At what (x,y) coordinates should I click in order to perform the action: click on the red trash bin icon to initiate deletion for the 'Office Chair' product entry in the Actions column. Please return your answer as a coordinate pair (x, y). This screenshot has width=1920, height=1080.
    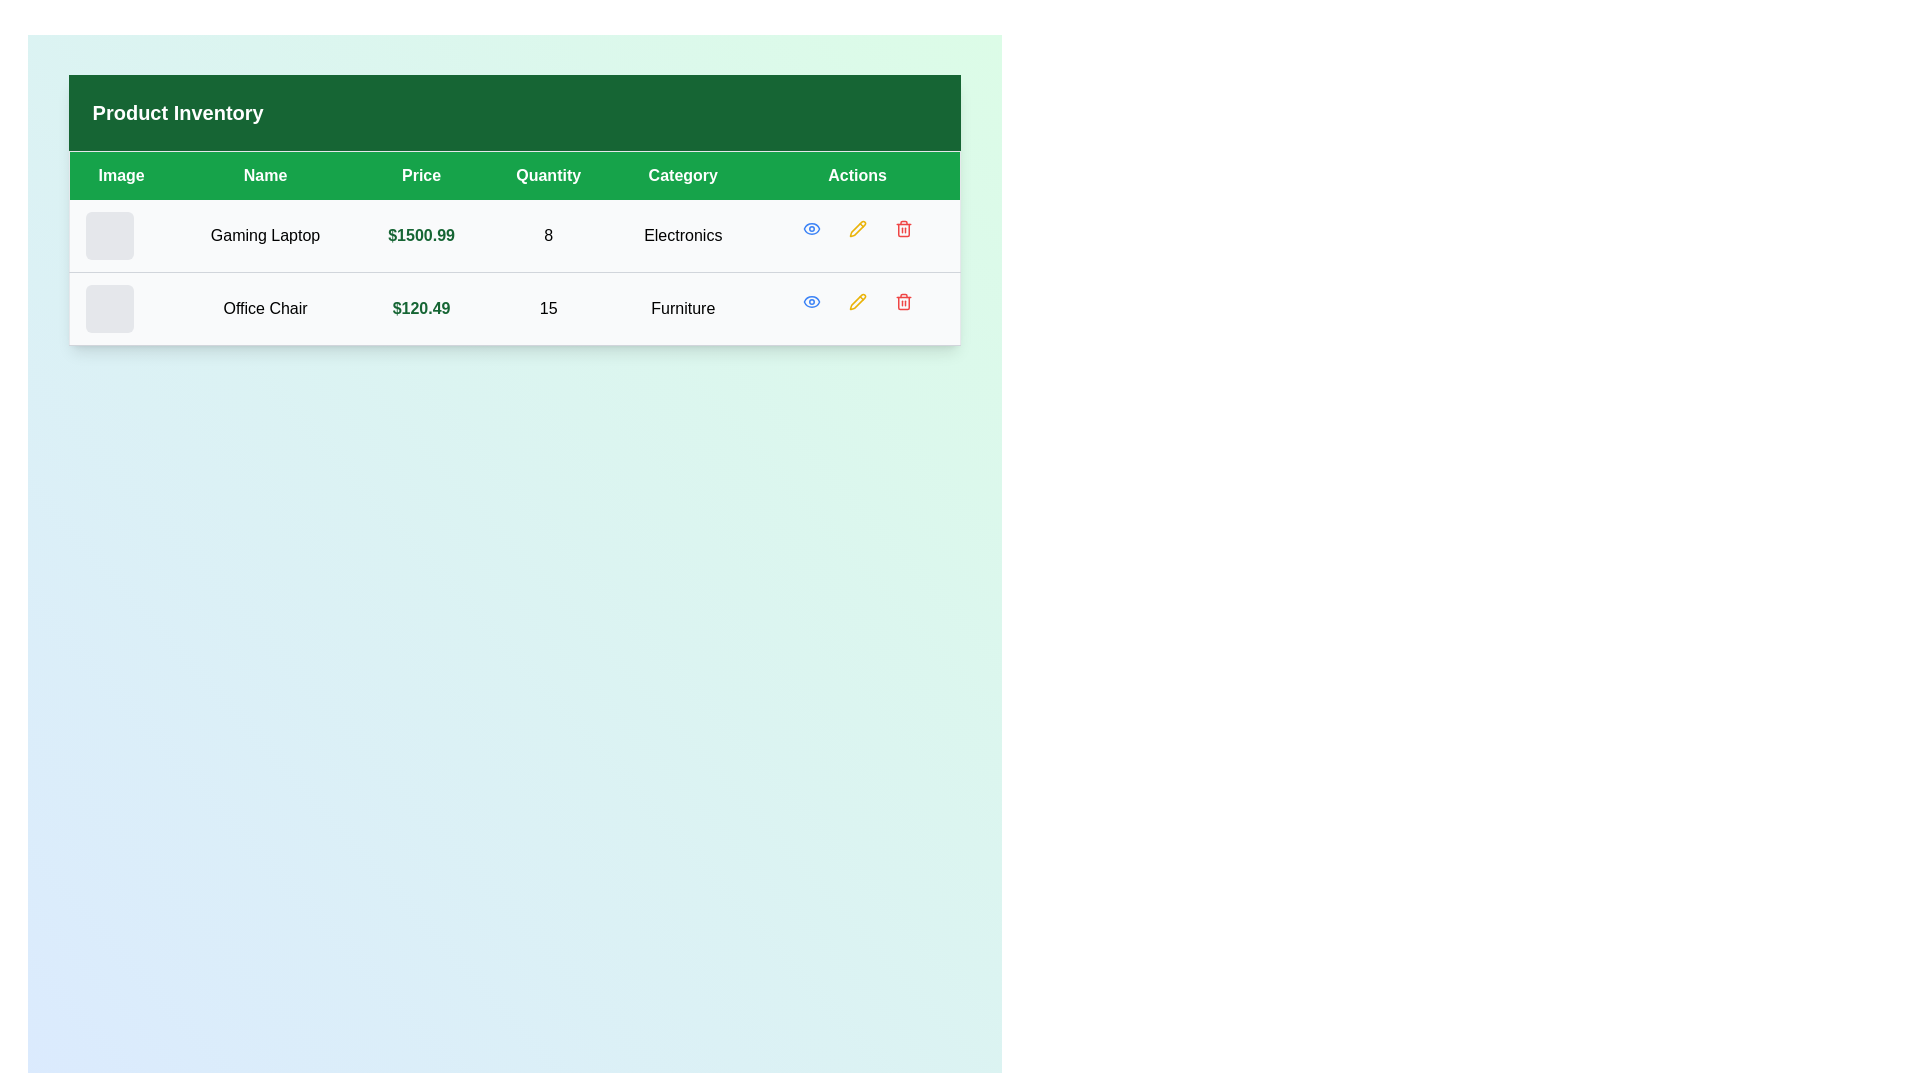
    Looking at the image, I should click on (902, 301).